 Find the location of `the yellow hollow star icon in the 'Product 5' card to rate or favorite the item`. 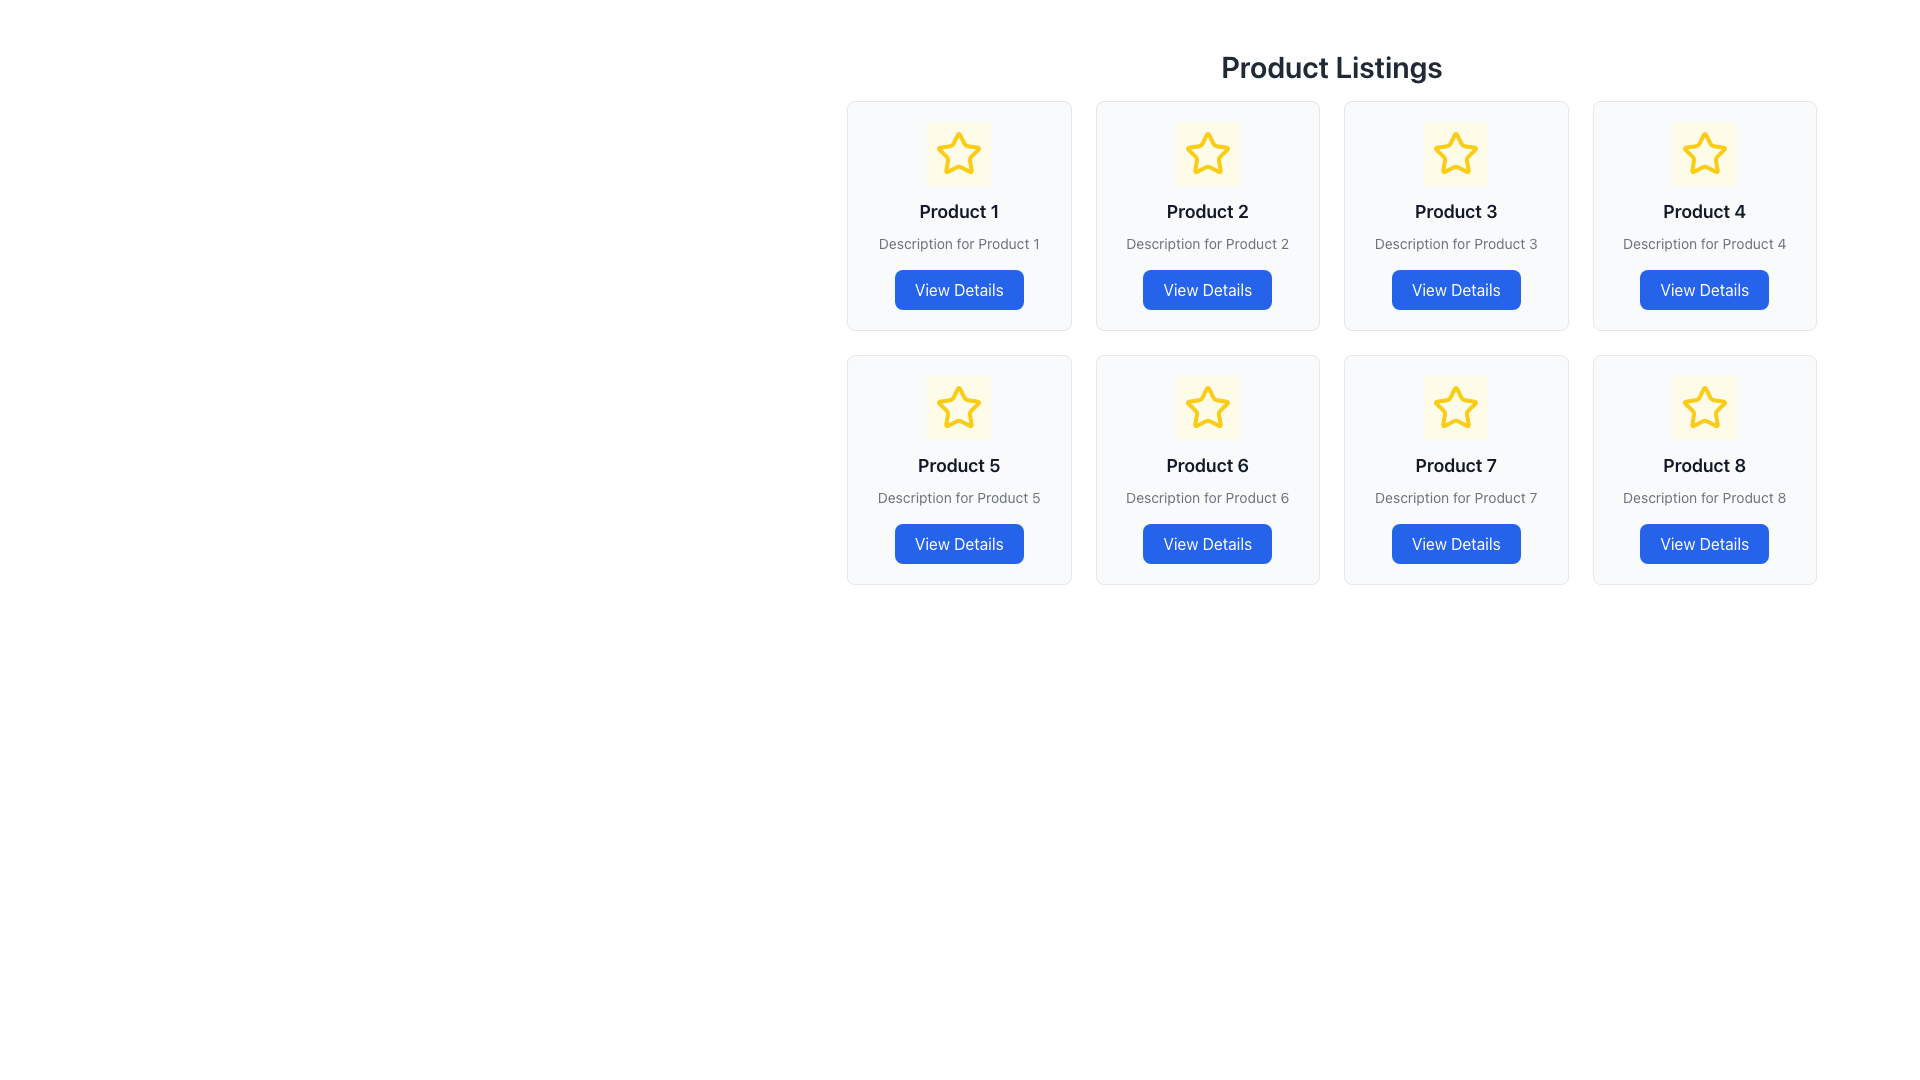

the yellow hollow star icon in the 'Product 5' card to rate or favorite the item is located at coordinates (958, 407).